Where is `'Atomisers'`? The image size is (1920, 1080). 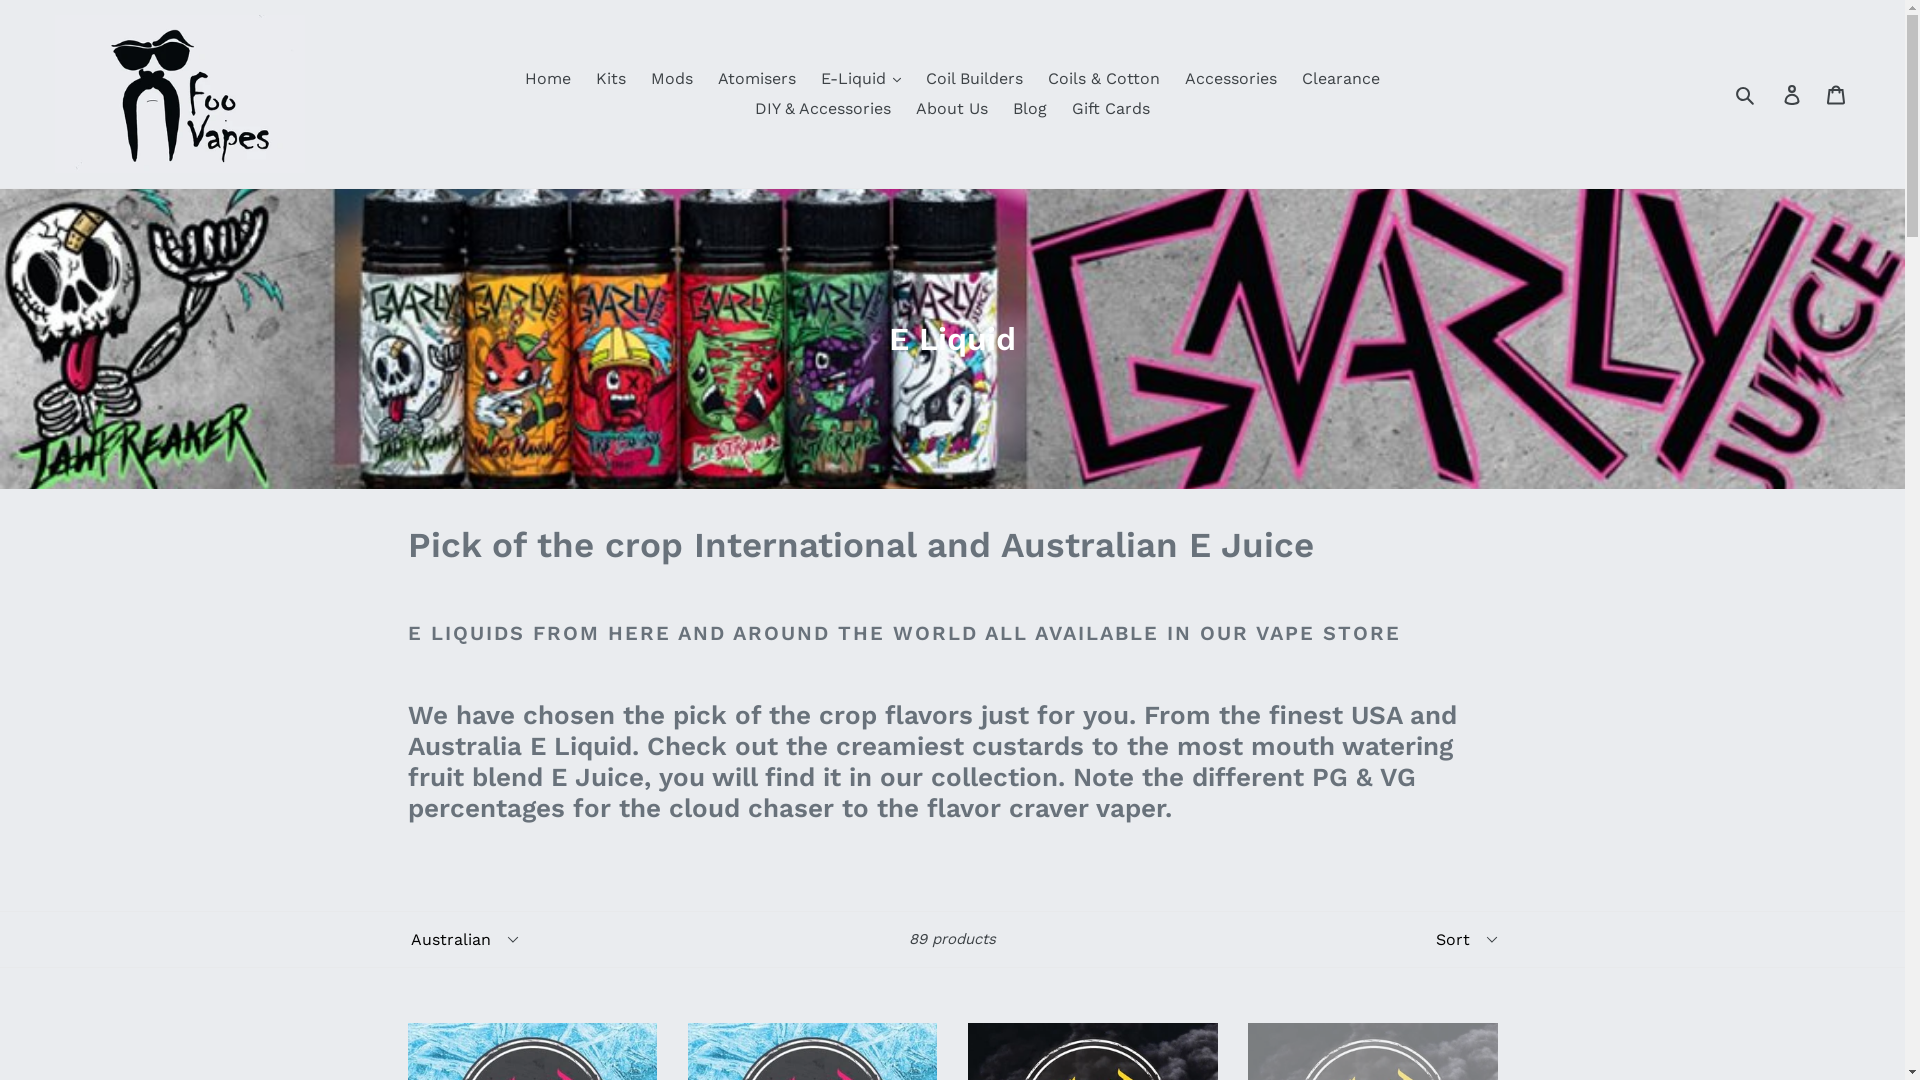 'Atomisers' is located at coordinates (756, 77).